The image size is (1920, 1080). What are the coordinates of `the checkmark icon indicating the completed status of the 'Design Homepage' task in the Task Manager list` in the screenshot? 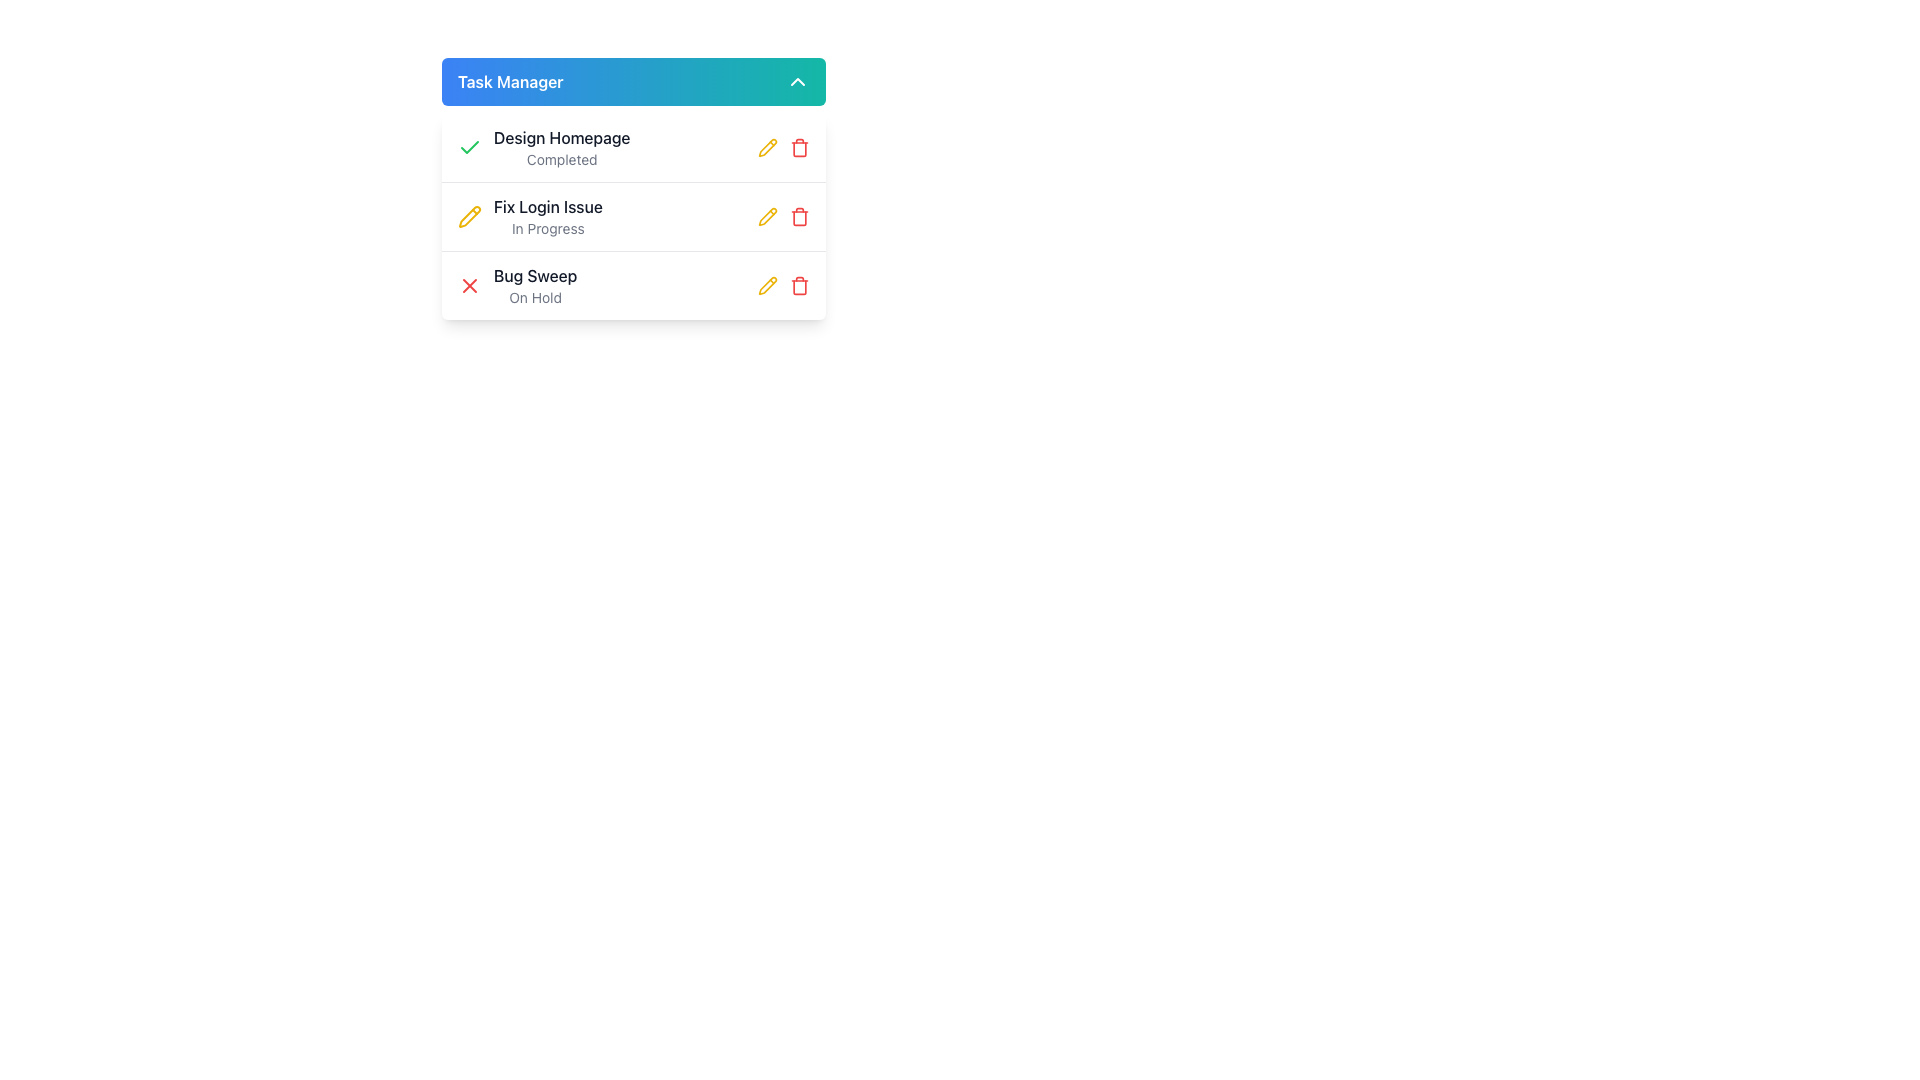 It's located at (469, 146).